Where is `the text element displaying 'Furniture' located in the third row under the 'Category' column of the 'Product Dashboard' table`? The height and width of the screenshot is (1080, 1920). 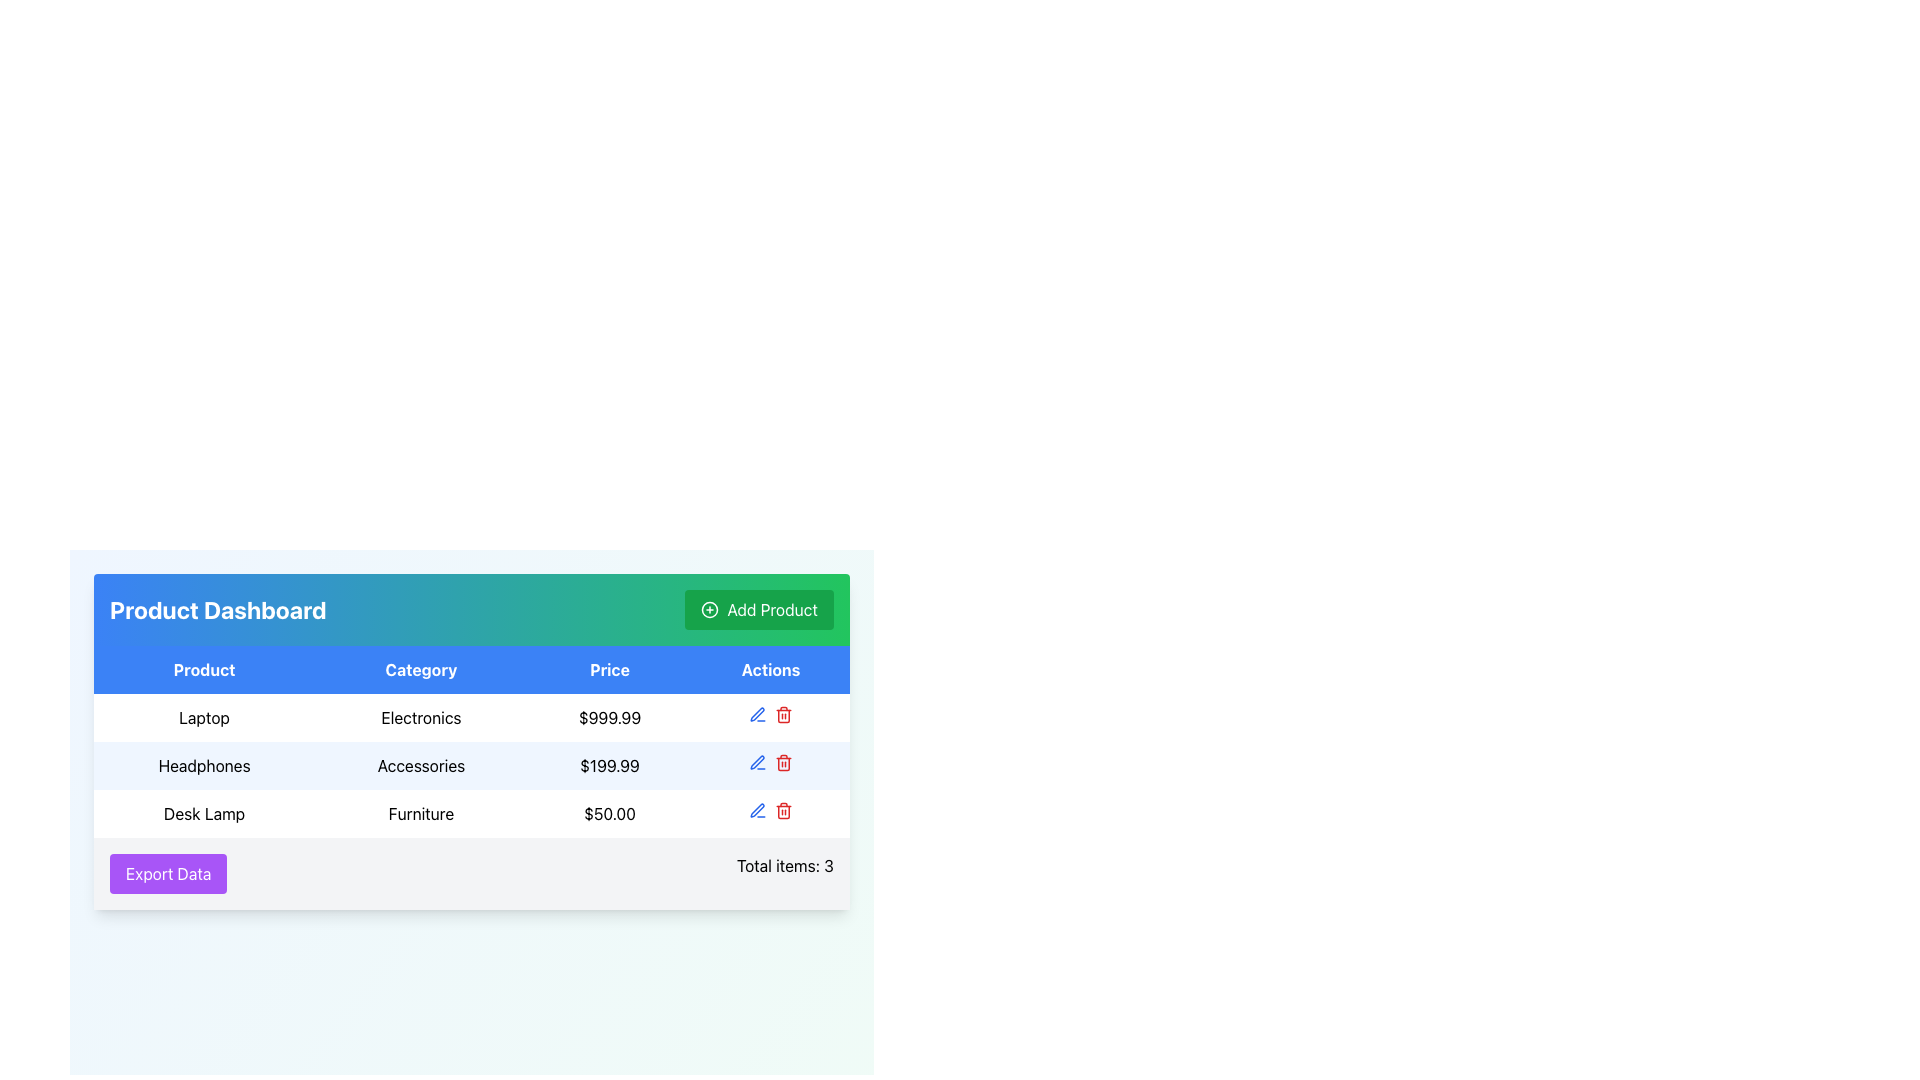 the text element displaying 'Furniture' located in the third row under the 'Category' column of the 'Product Dashboard' table is located at coordinates (420, 813).